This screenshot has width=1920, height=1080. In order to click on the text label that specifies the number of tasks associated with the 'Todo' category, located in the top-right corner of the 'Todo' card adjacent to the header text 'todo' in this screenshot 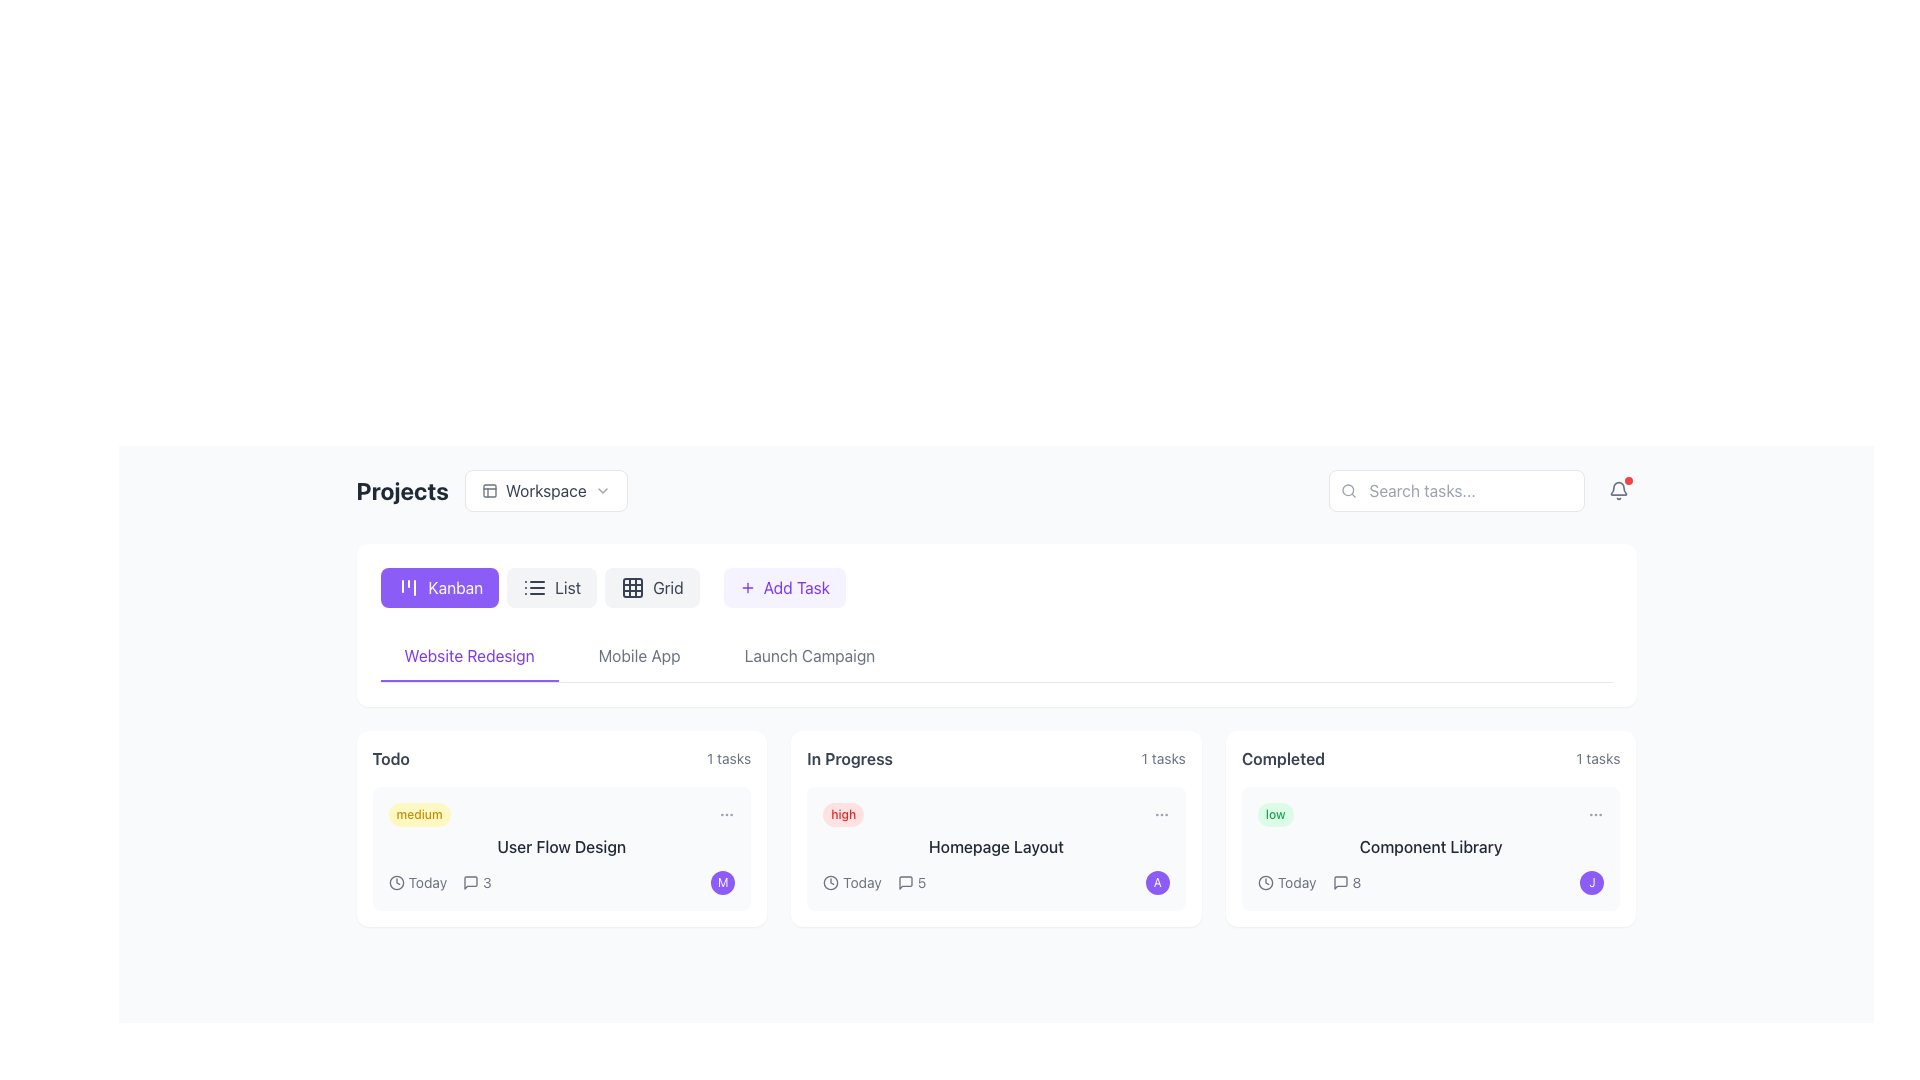, I will do `click(728, 759)`.